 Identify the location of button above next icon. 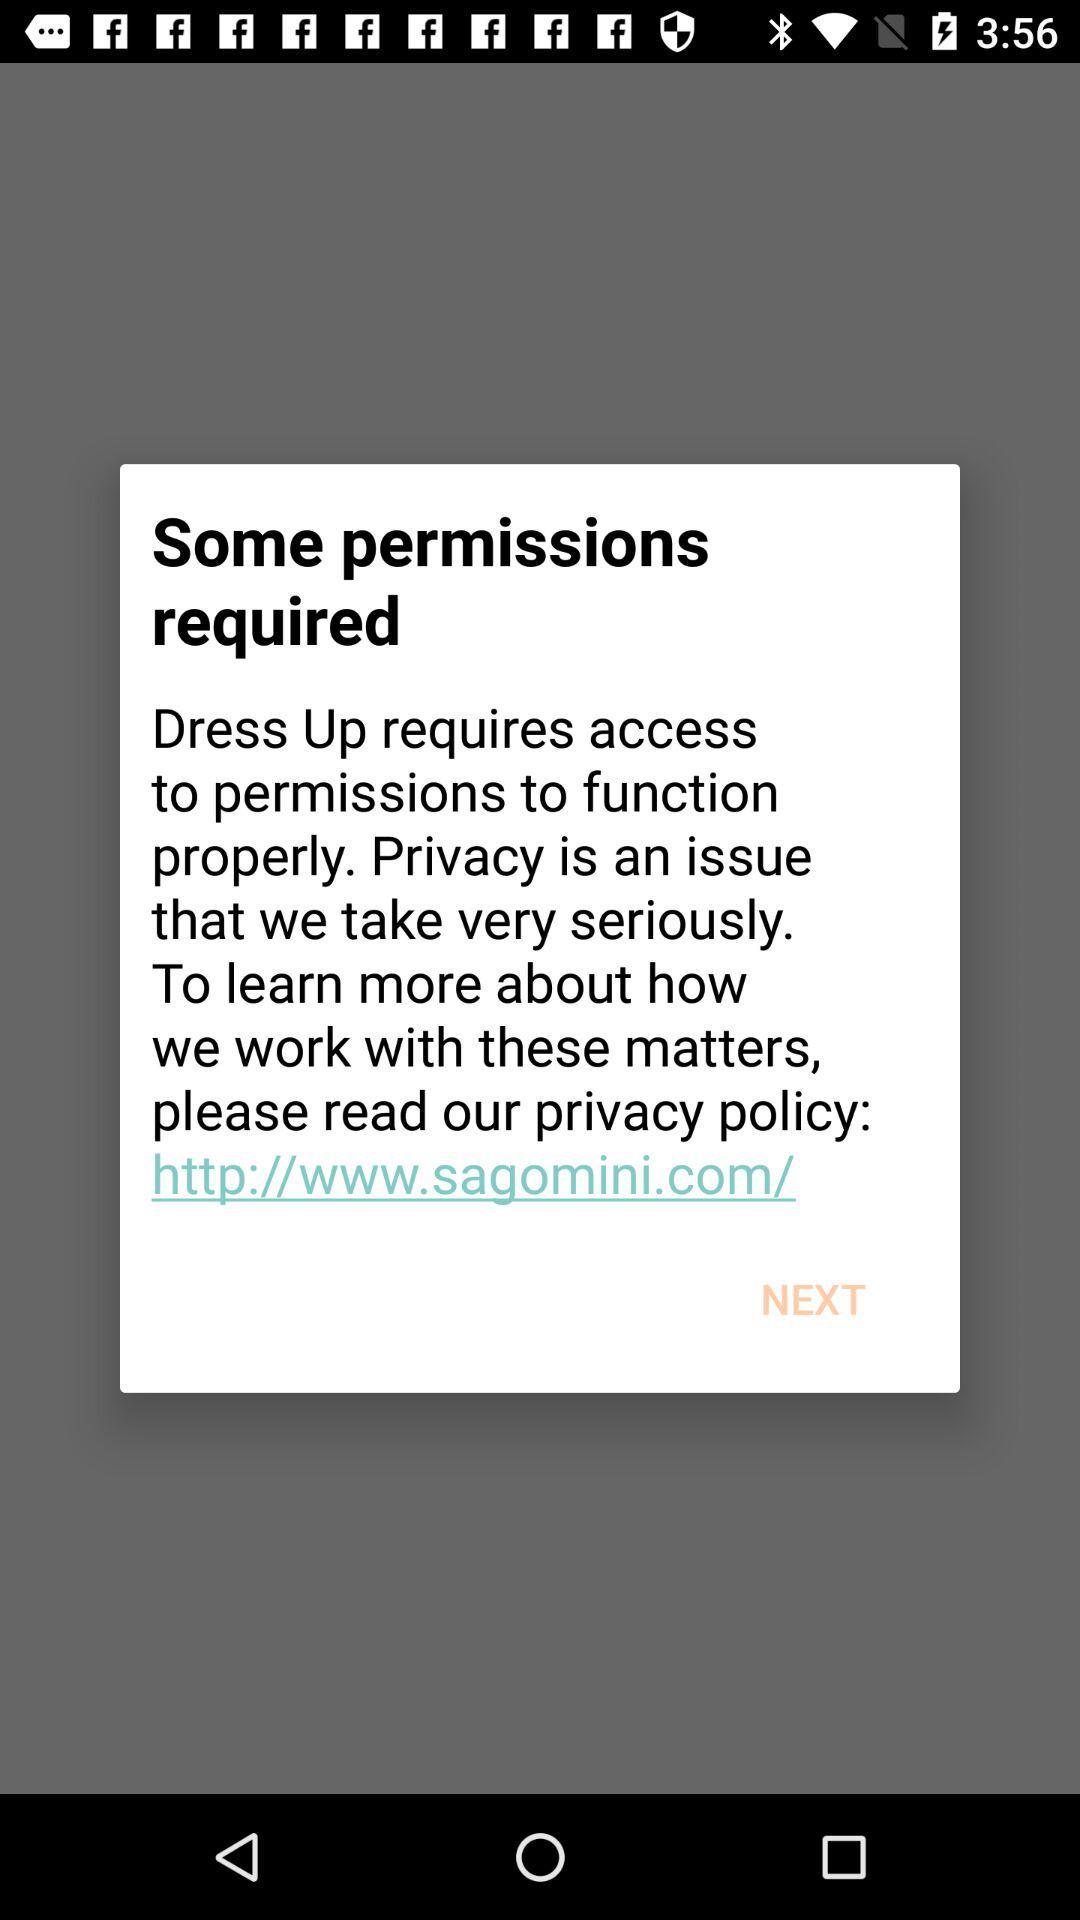
(540, 948).